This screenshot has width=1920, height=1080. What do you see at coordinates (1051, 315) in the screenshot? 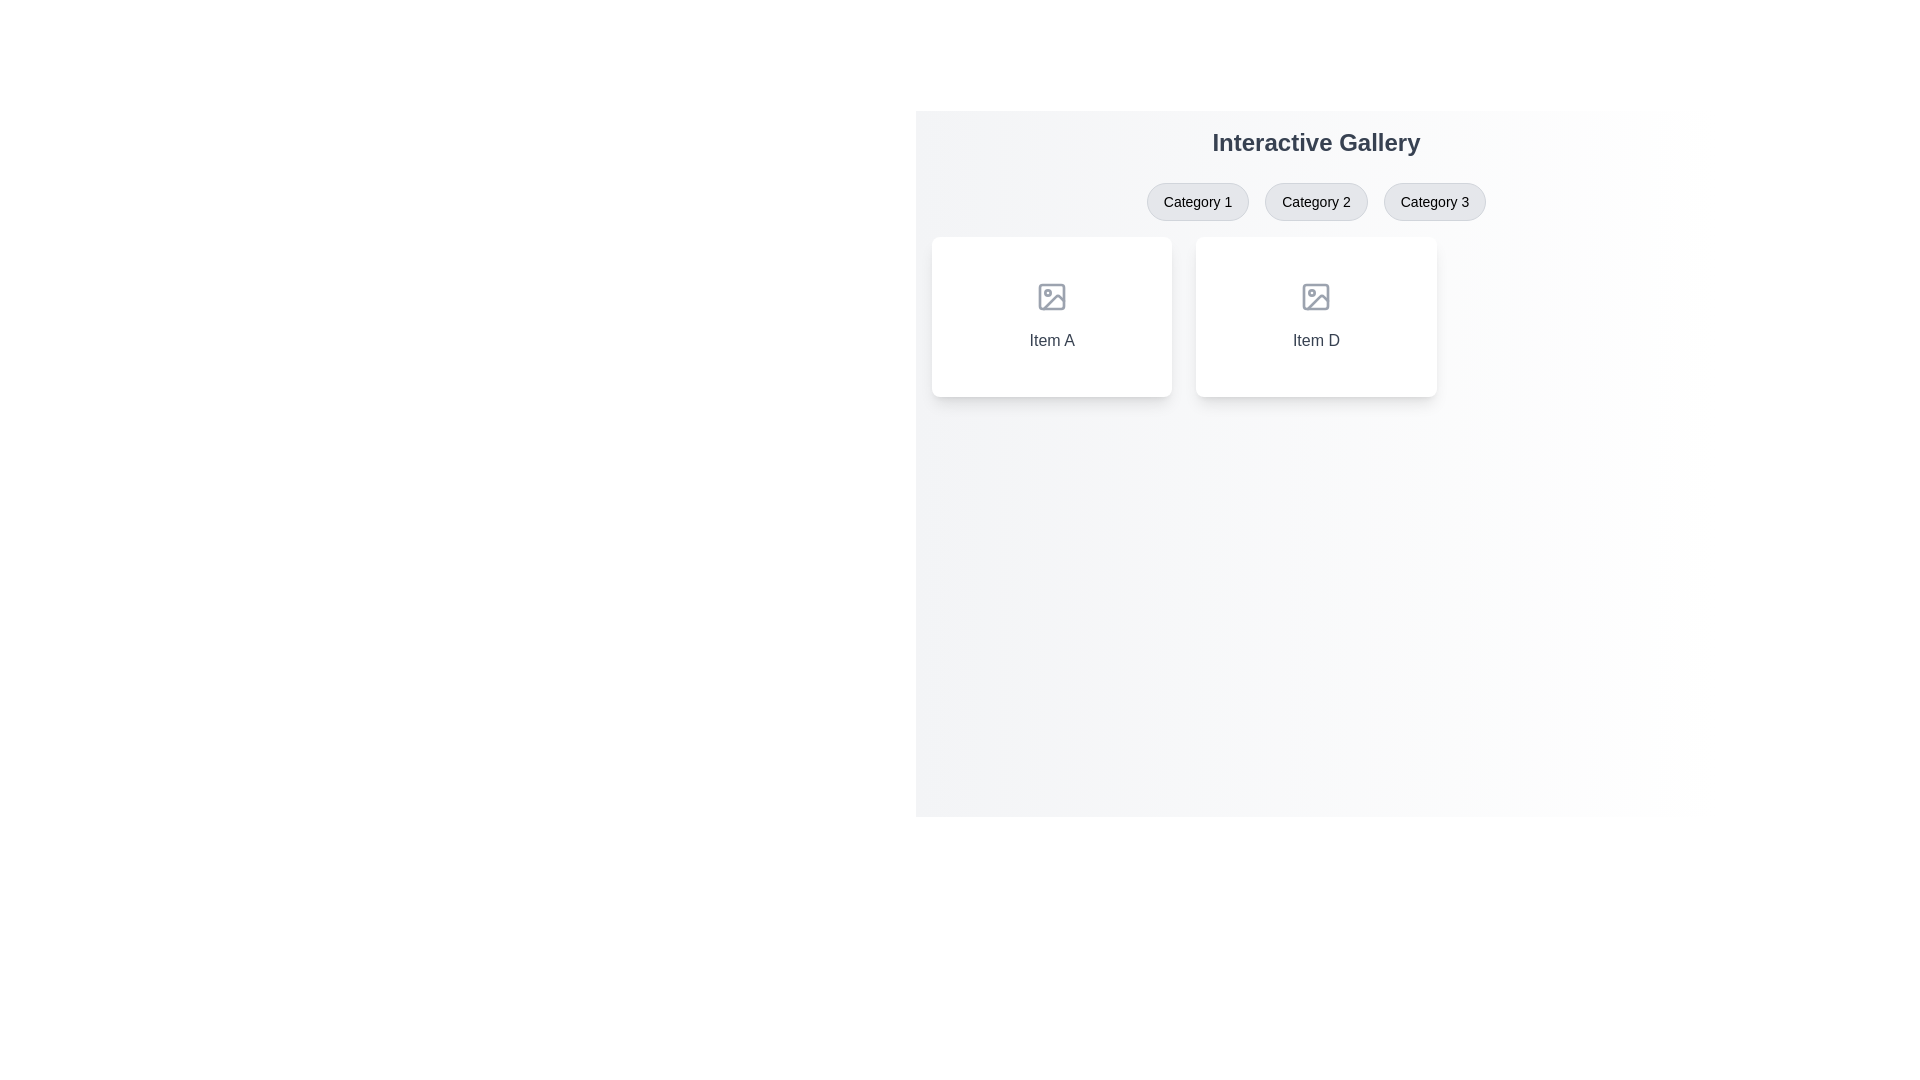
I see `the first card UI component displaying 'Item A' with a gray image icon at the top, located slightly below the category buttons` at bounding box center [1051, 315].